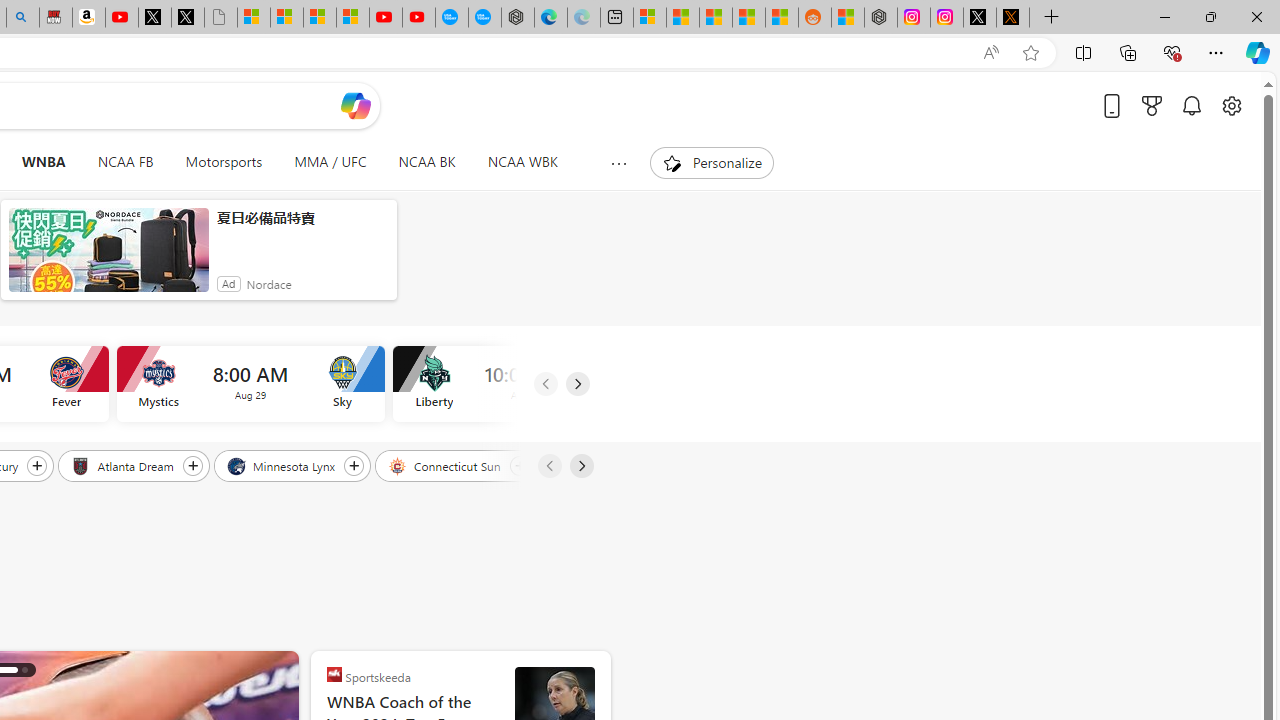 The image size is (1280, 720). Describe the element at coordinates (526, 384) in the screenshot. I see `'Liberty vs Sparks Time 10:00 AM Date Aug 29'` at that location.